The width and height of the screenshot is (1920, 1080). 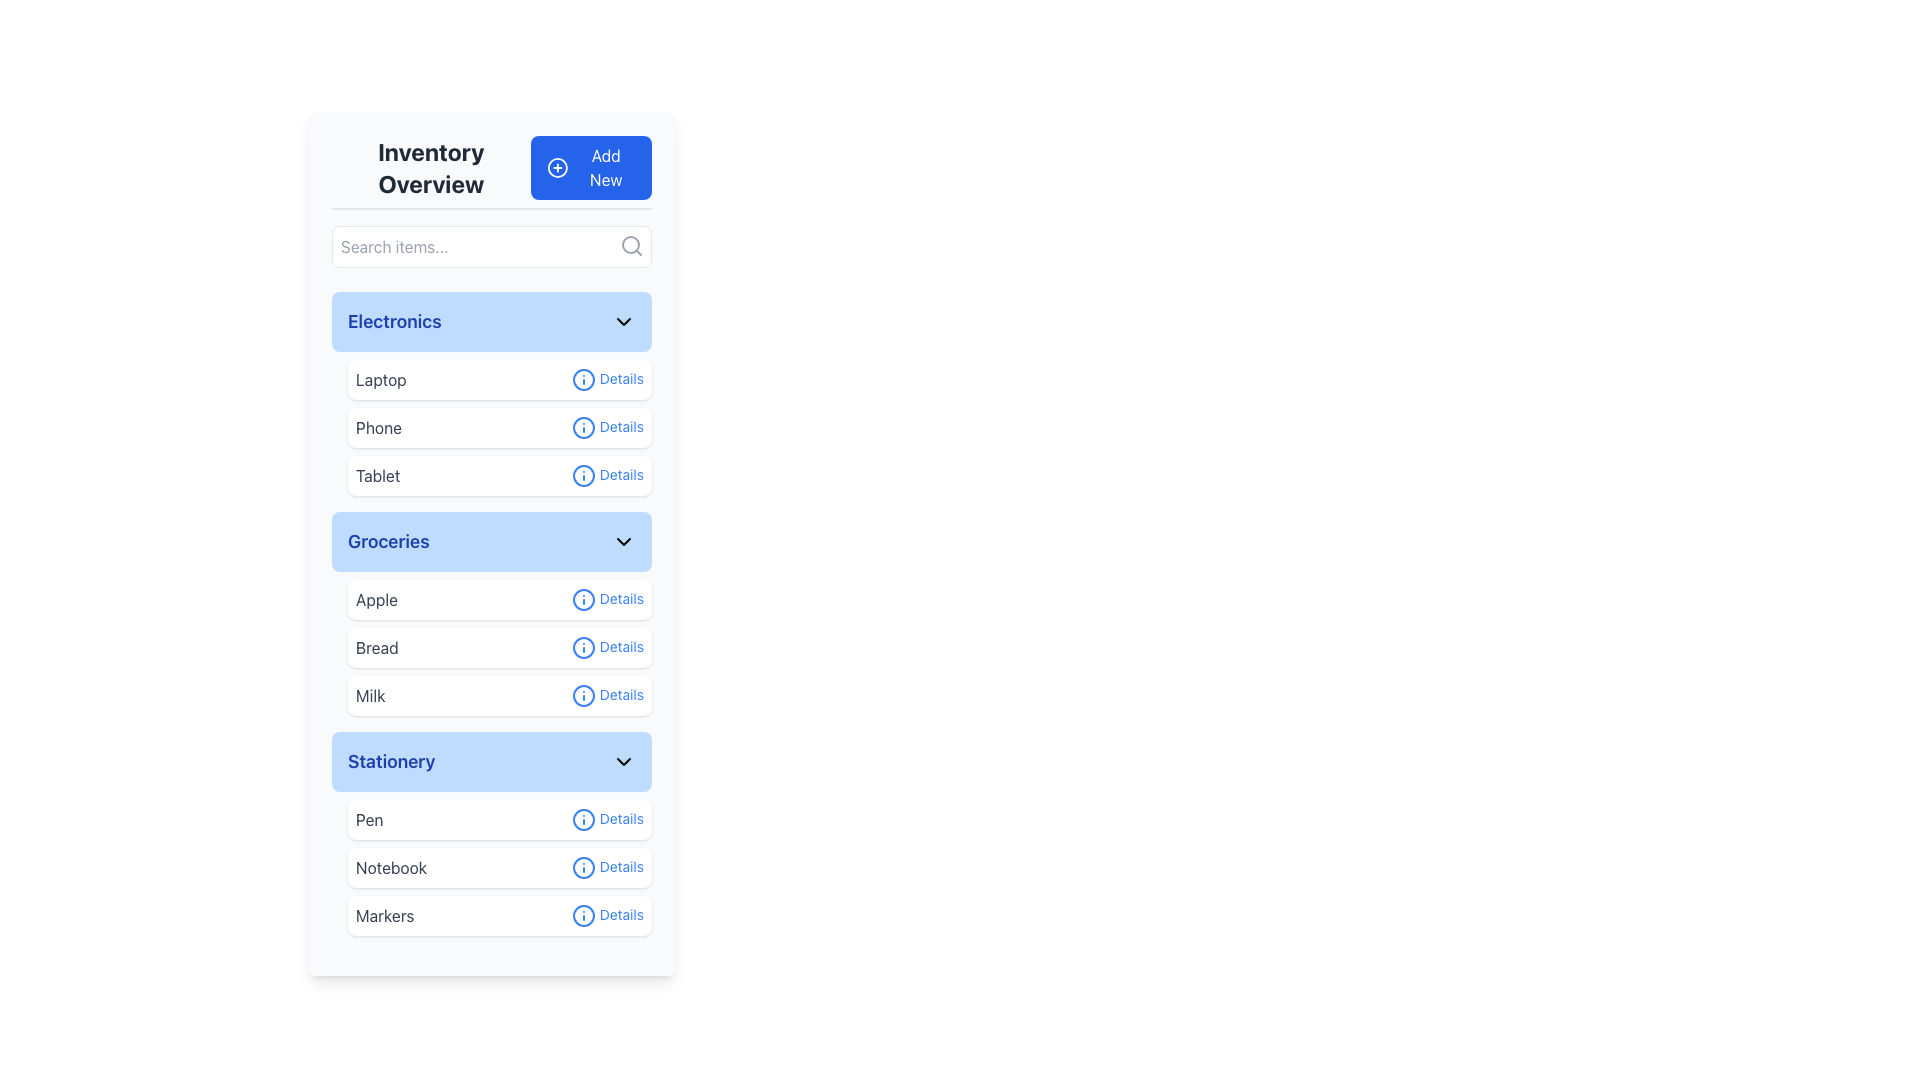 What do you see at coordinates (381, 380) in the screenshot?
I see `the 'Laptop' text label in the 'Electronics' section, which is the first item in the list and located at the top-left corner of the group` at bounding box center [381, 380].